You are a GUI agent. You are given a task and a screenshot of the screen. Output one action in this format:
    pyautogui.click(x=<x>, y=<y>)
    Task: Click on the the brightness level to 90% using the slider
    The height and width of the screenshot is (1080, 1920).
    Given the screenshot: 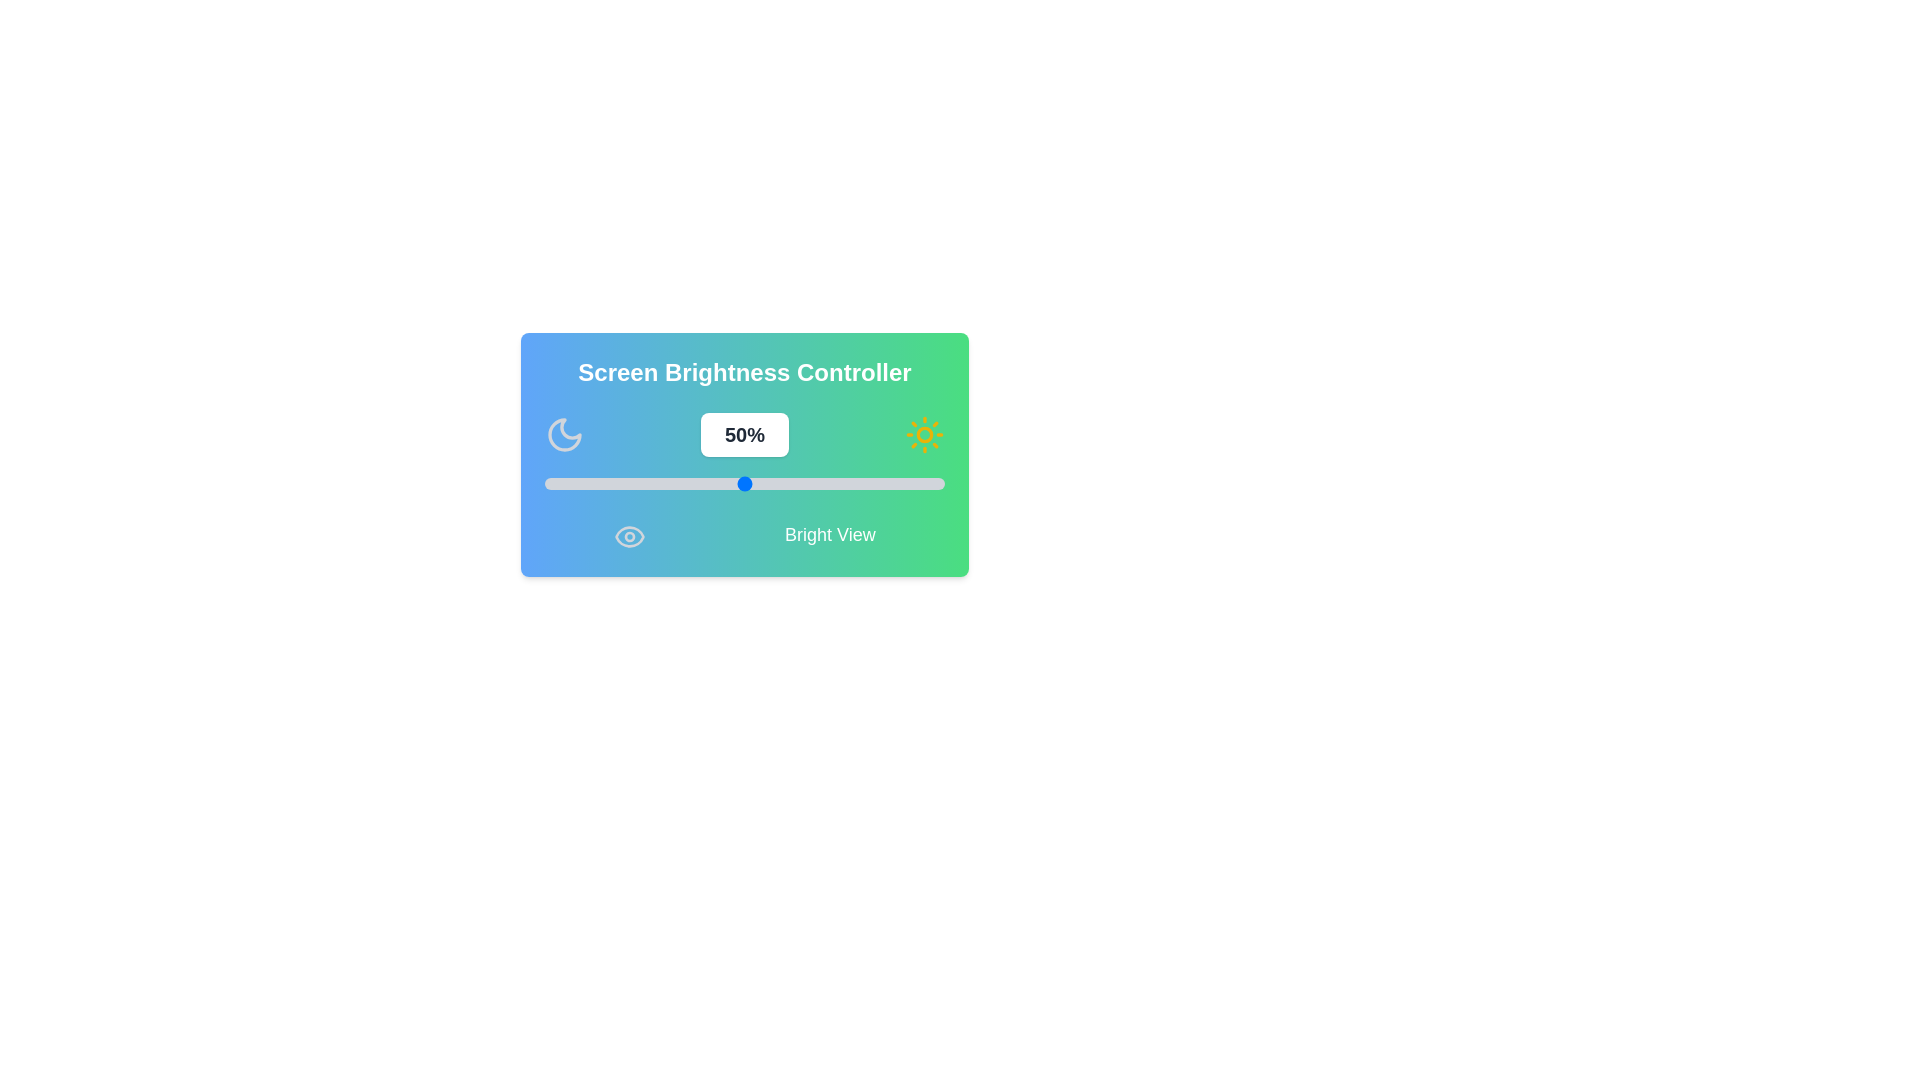 What is the action you would take?
    pyautogui.click(x=904, y=483)
    